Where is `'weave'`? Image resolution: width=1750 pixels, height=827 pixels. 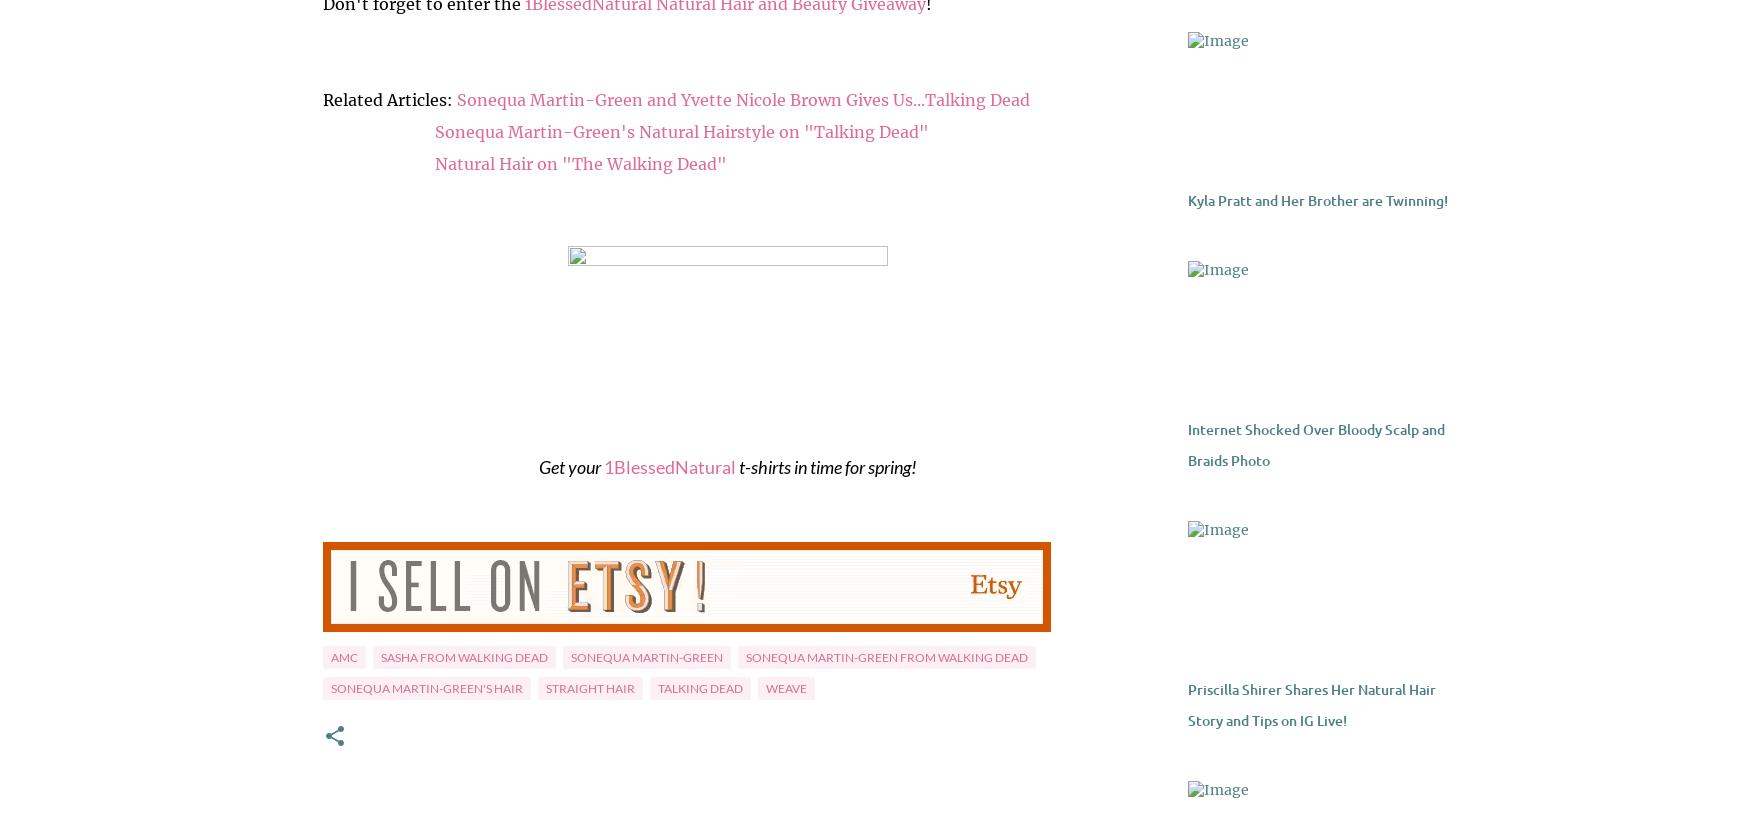
'weave' is located at coordinates (784, 687).